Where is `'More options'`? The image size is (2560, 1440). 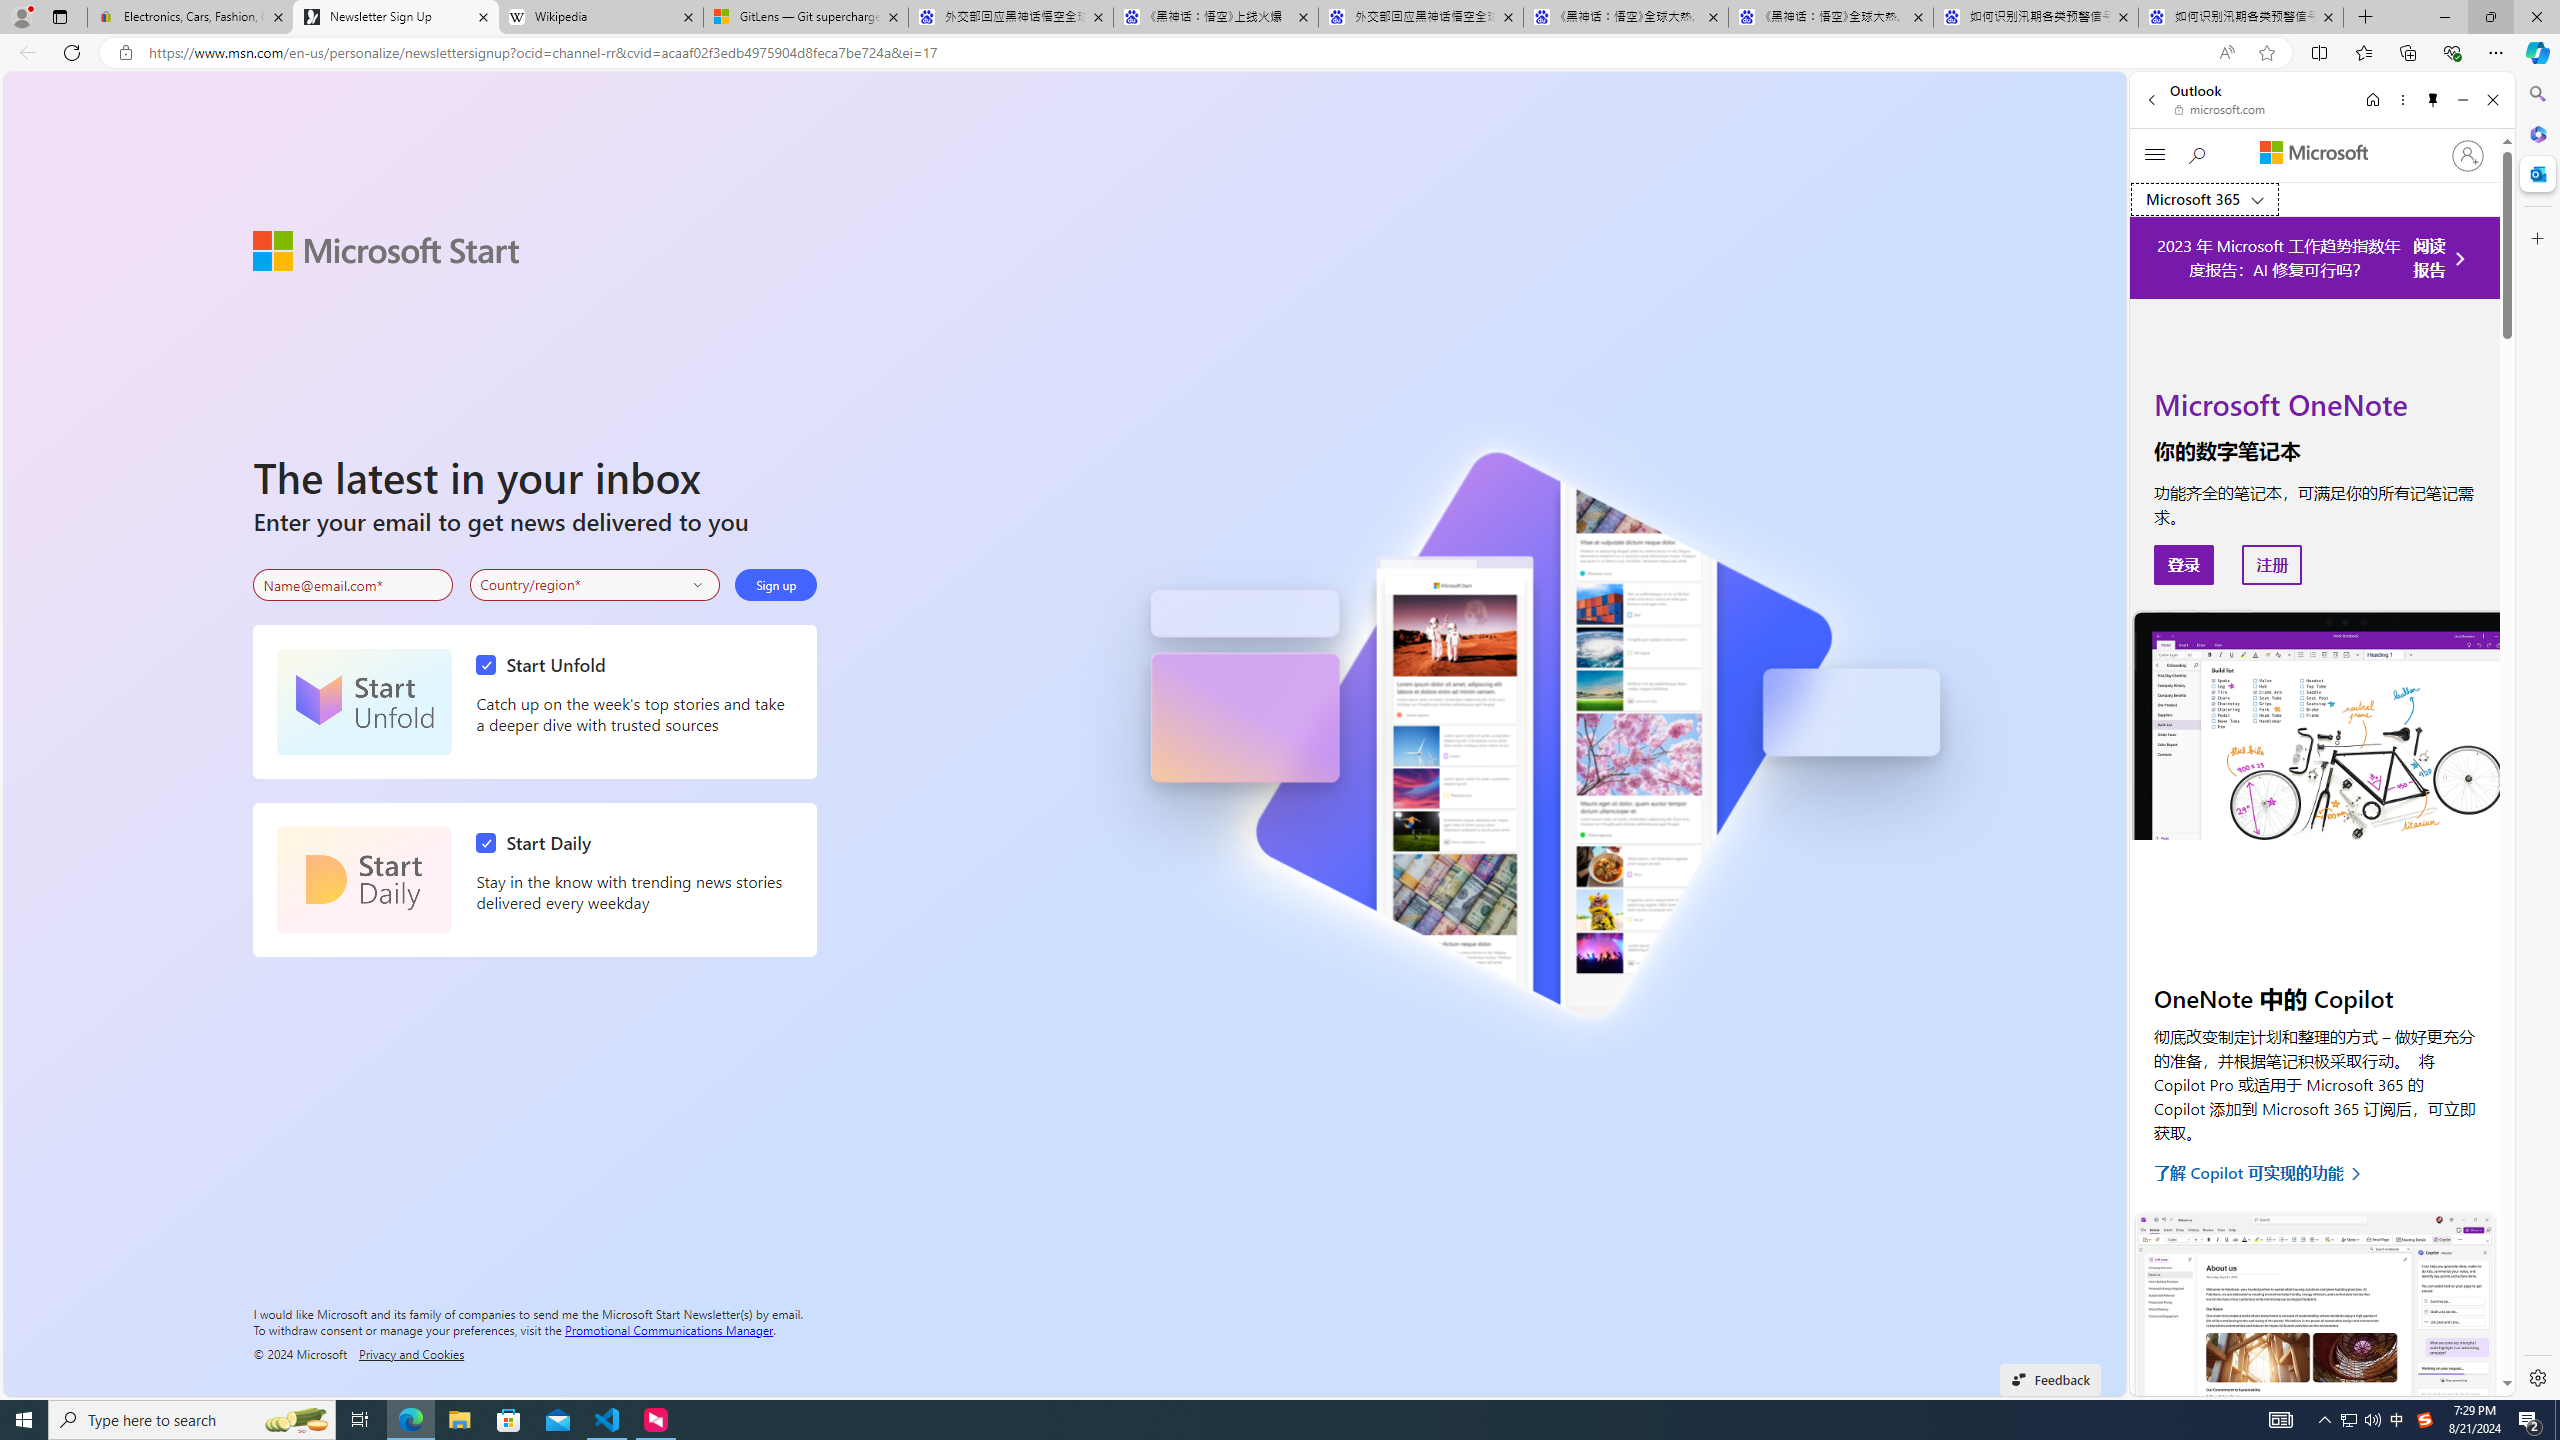
'More options' is located at coordinates (2401, 99).